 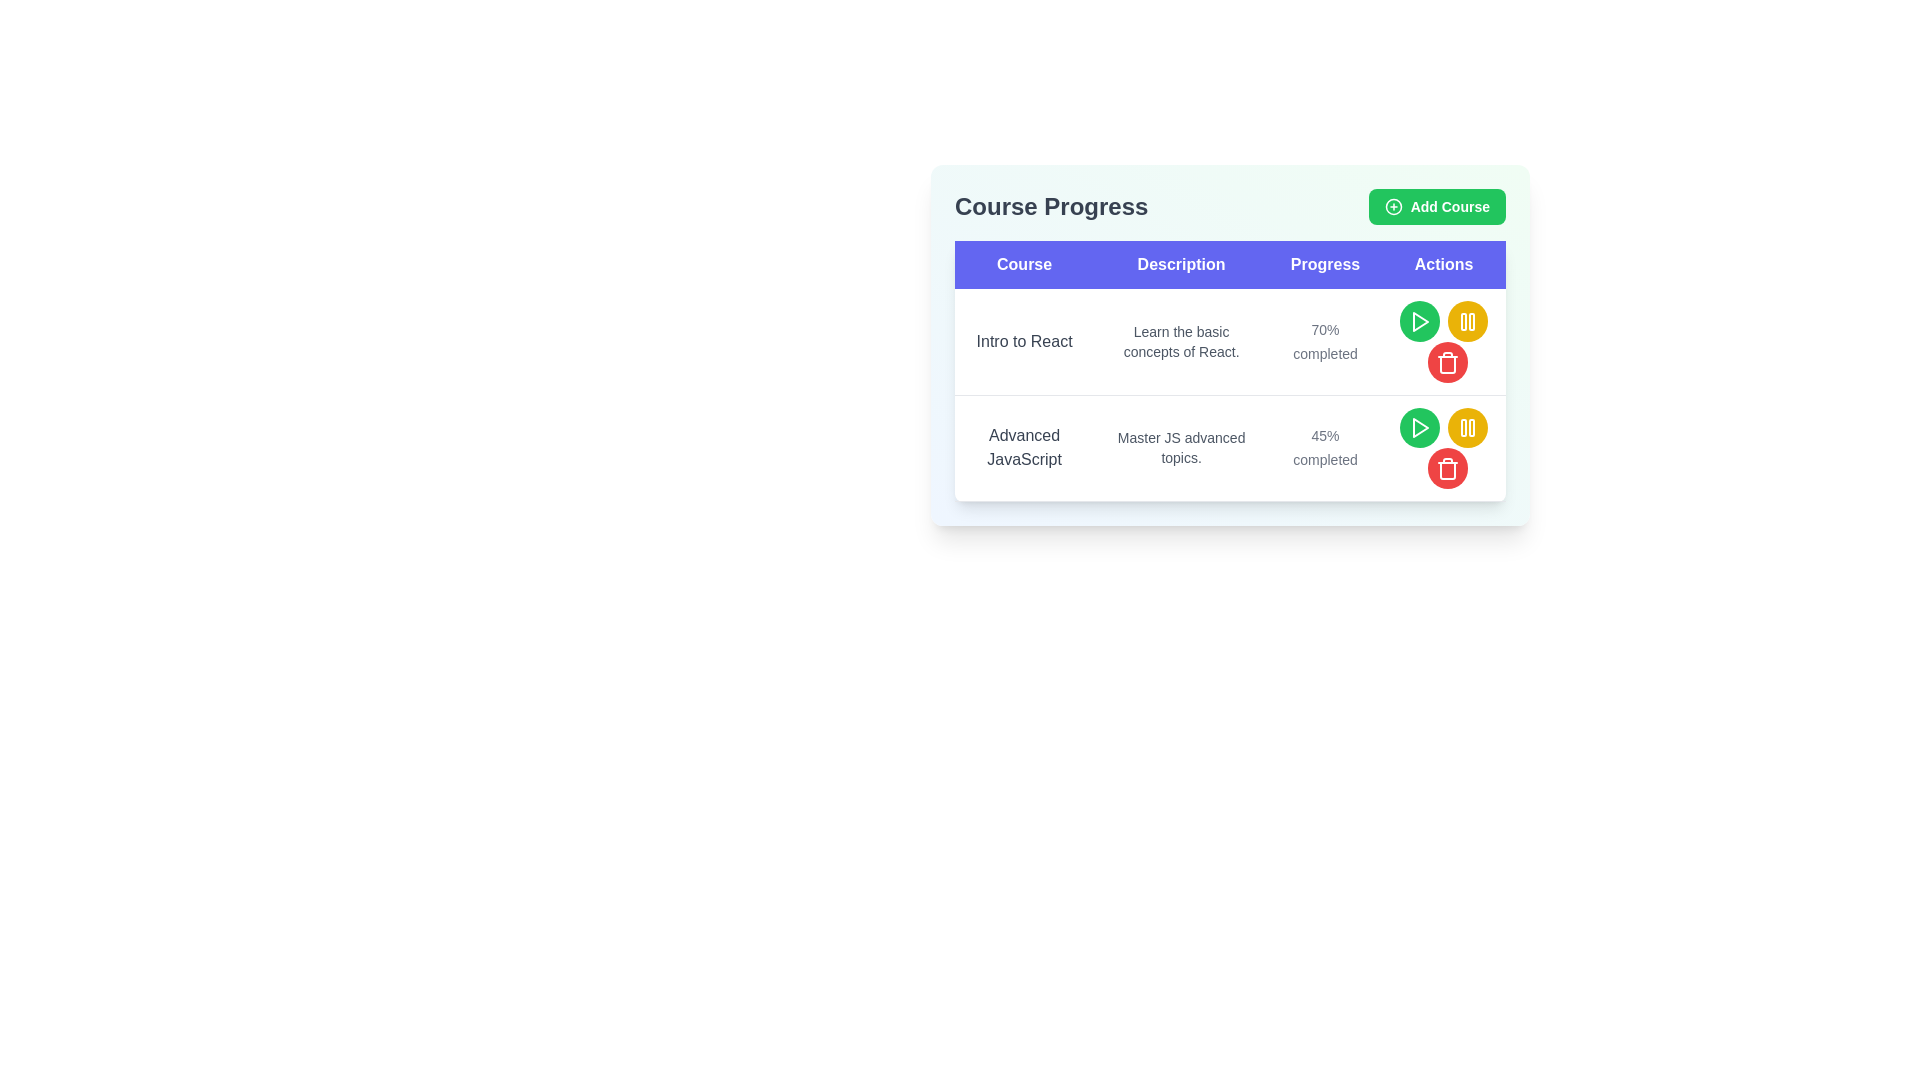 What do you see at coordinates (1464, 320) in the screenshot?
I see `the left vertical rectangular bar of the pause icon, which has a yellow fill and is located in the rightmost cell of the second row in a table interface` at bounding box center [1464, 320].